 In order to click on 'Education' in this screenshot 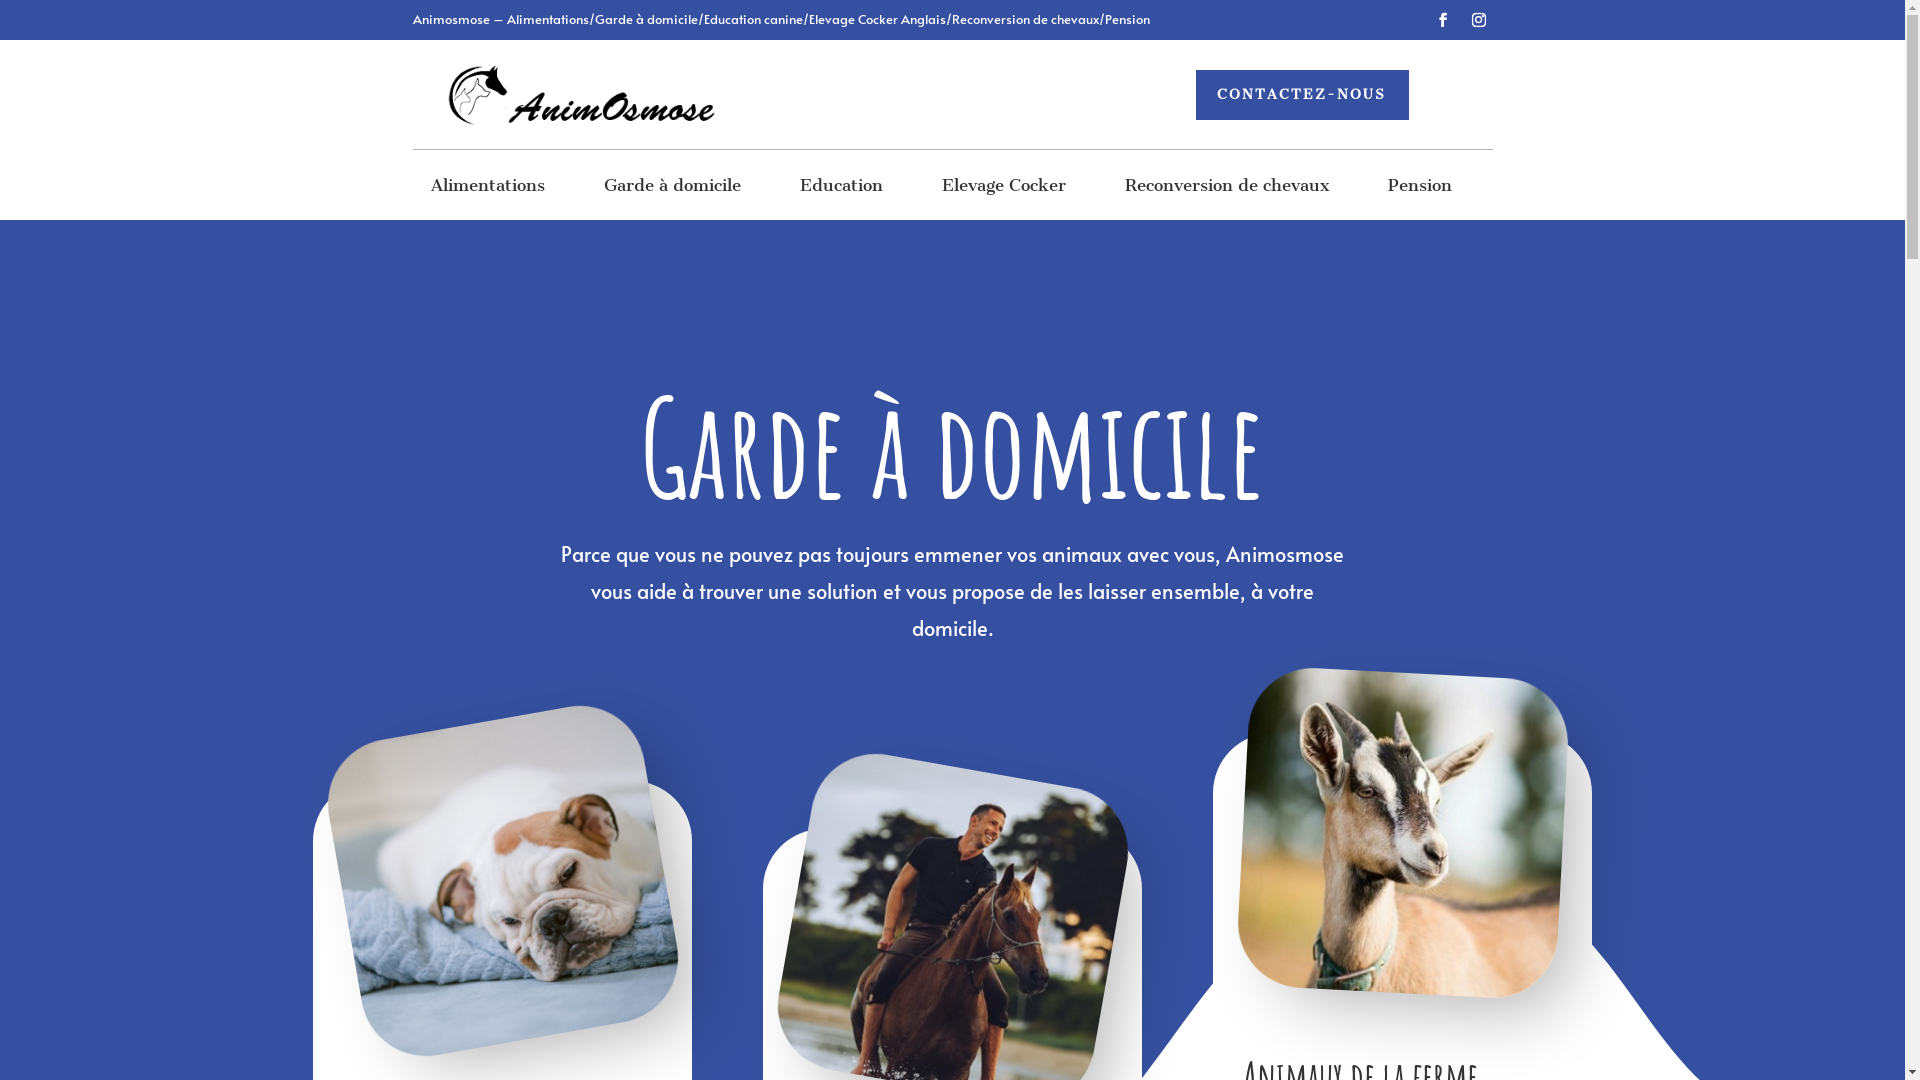, I will do `click(841, 189)`.